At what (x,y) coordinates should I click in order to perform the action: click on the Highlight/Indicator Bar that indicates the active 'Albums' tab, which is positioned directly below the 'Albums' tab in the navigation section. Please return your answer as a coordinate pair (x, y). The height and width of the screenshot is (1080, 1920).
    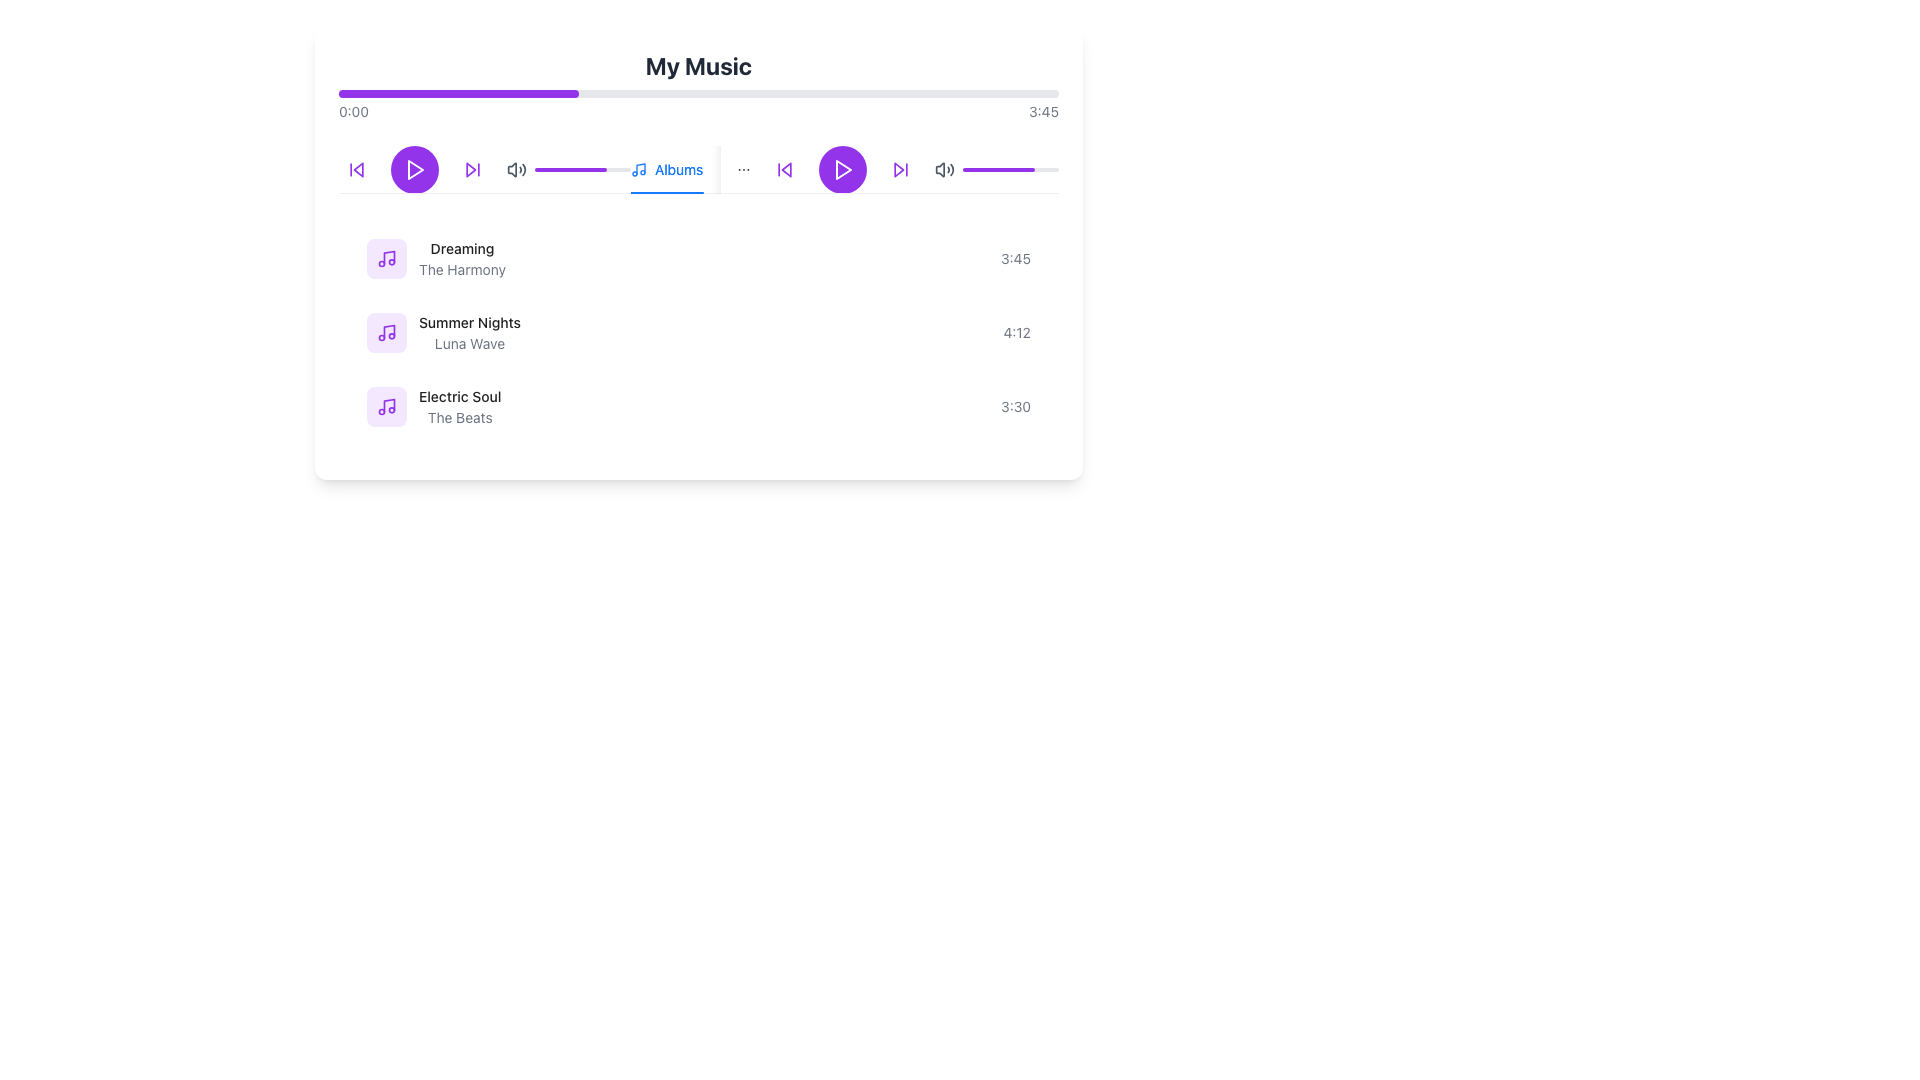
    Looking at the image, I should click on (667, 192).